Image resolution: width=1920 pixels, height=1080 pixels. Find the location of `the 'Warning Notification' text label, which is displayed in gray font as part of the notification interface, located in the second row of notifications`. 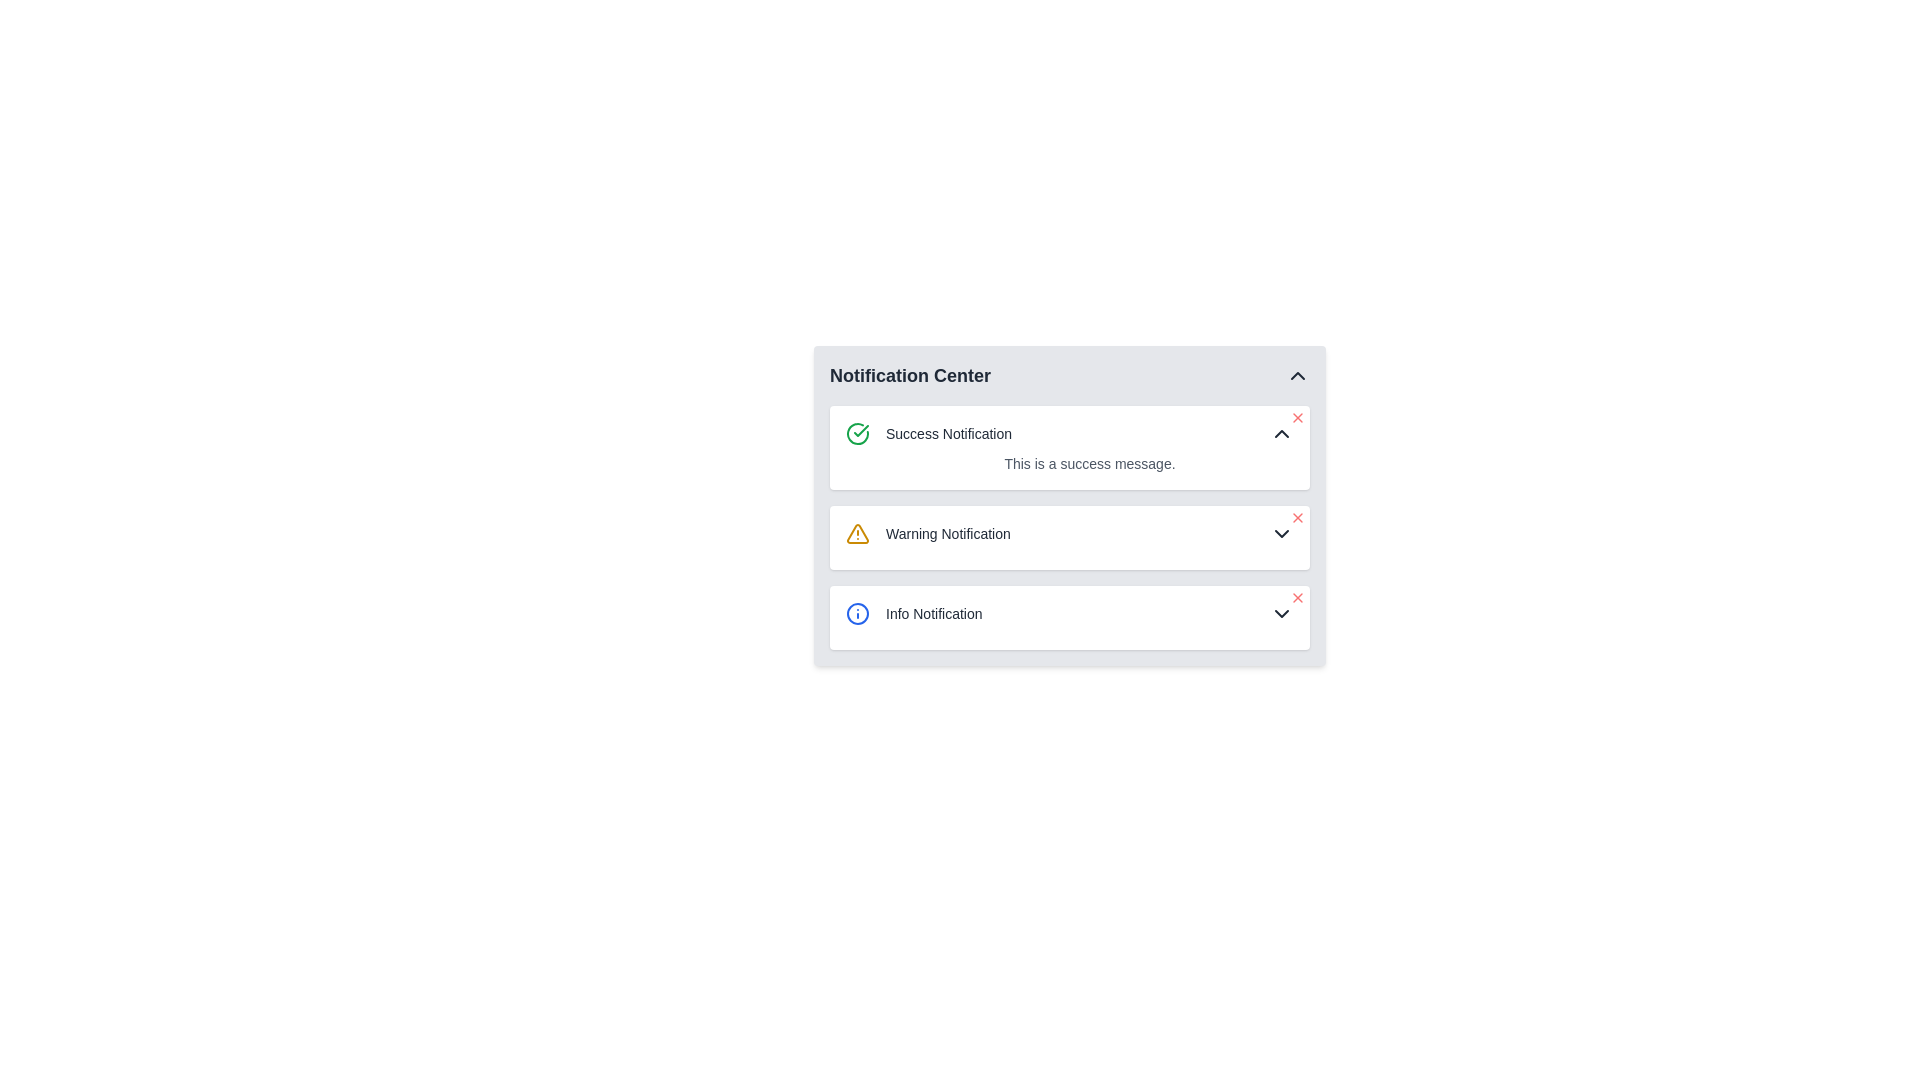

the 'Warning Notification' text label, which is displayed in gray font as part of the notification interface, located in the second row of notifications is located at coordinates (947, 532).